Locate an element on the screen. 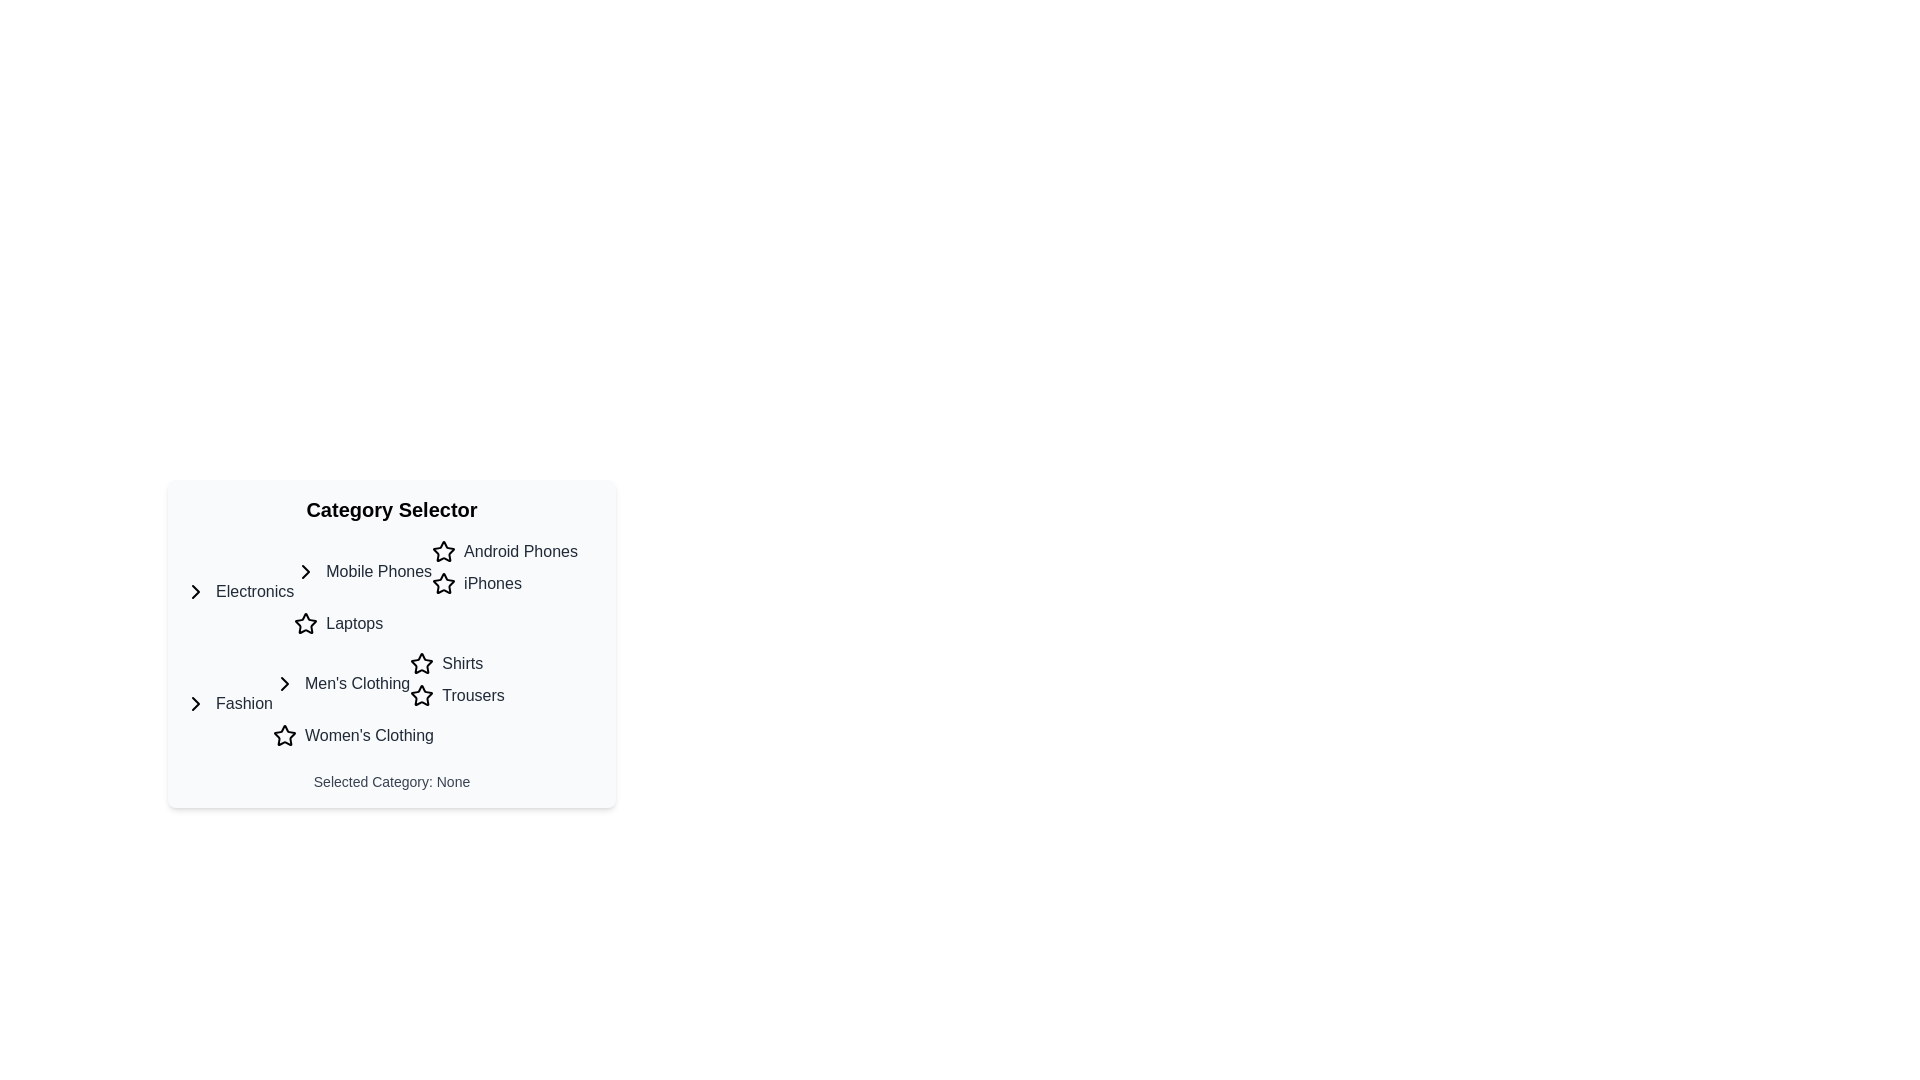  the navigation group header labeled 'Mobile Phones' is located at coordinates (435, 571).